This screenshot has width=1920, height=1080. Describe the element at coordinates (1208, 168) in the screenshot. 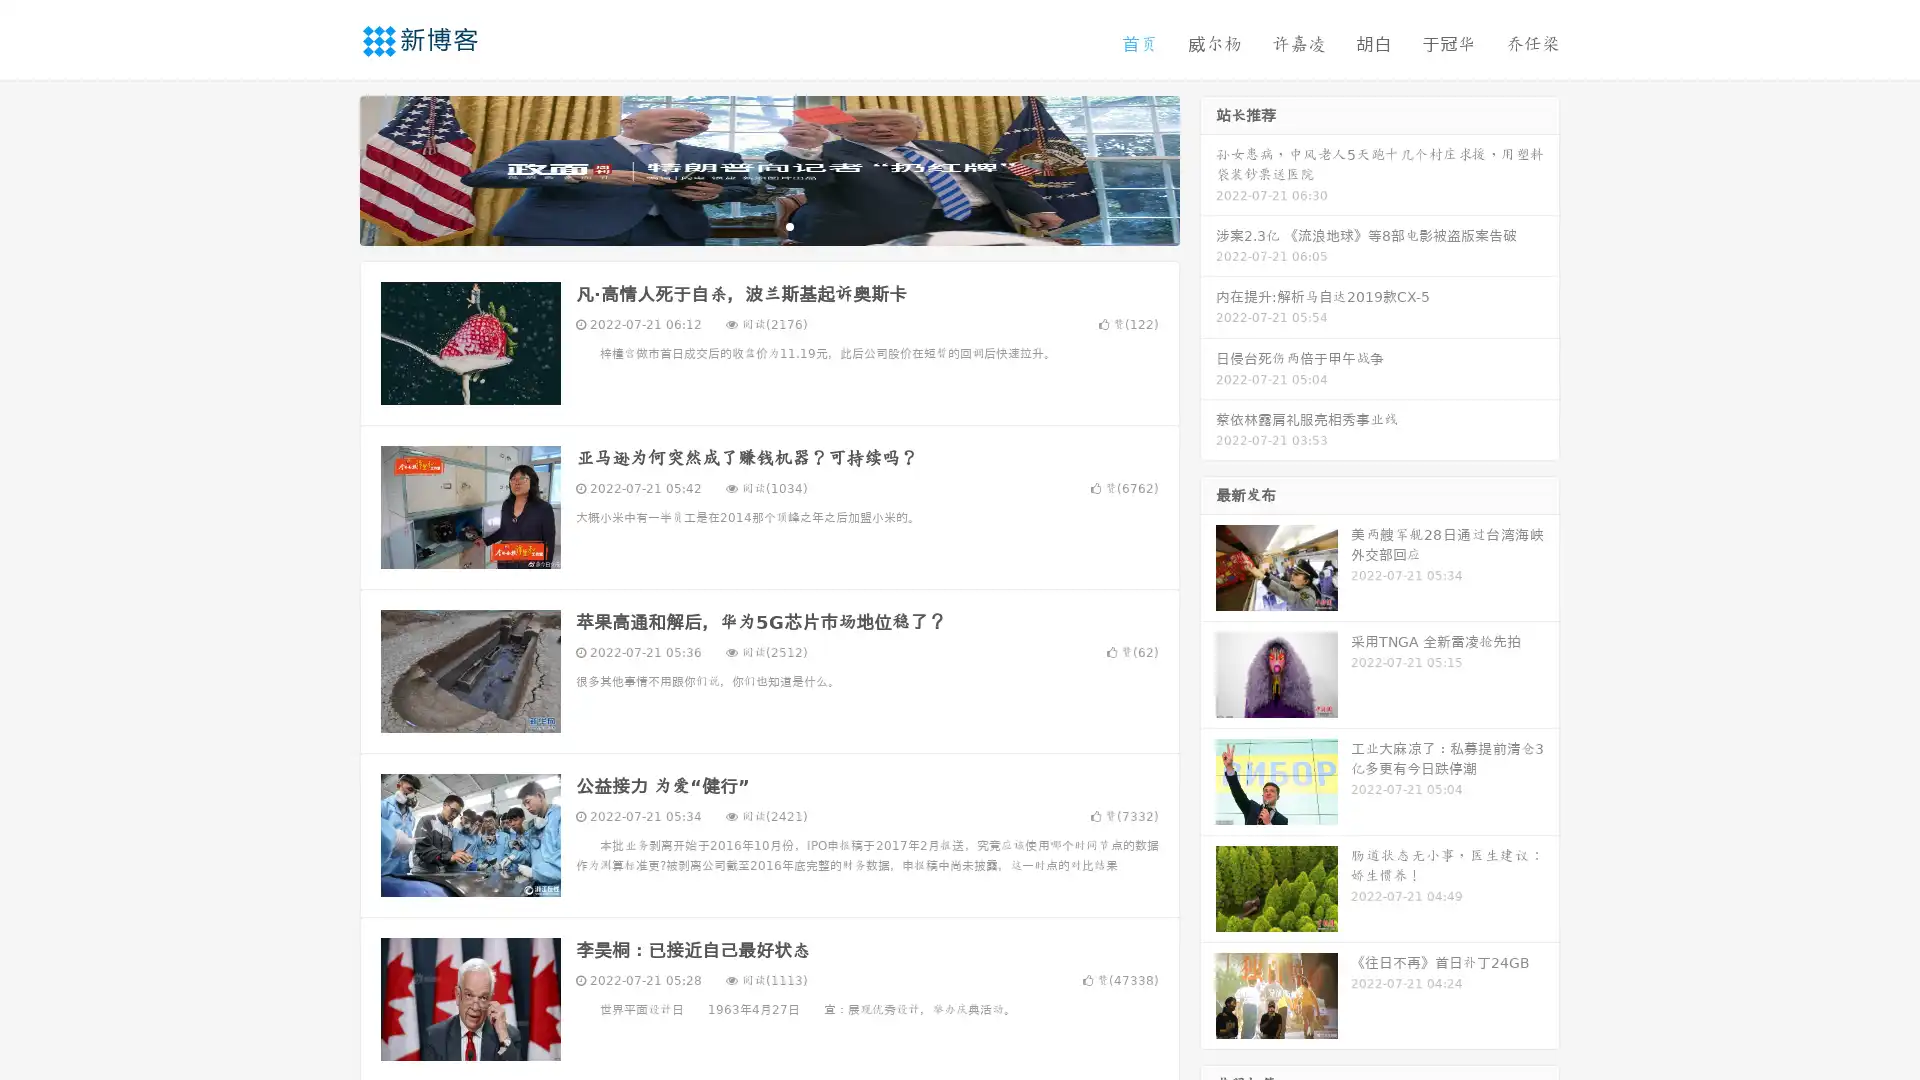

I see `Next slide` at that location.